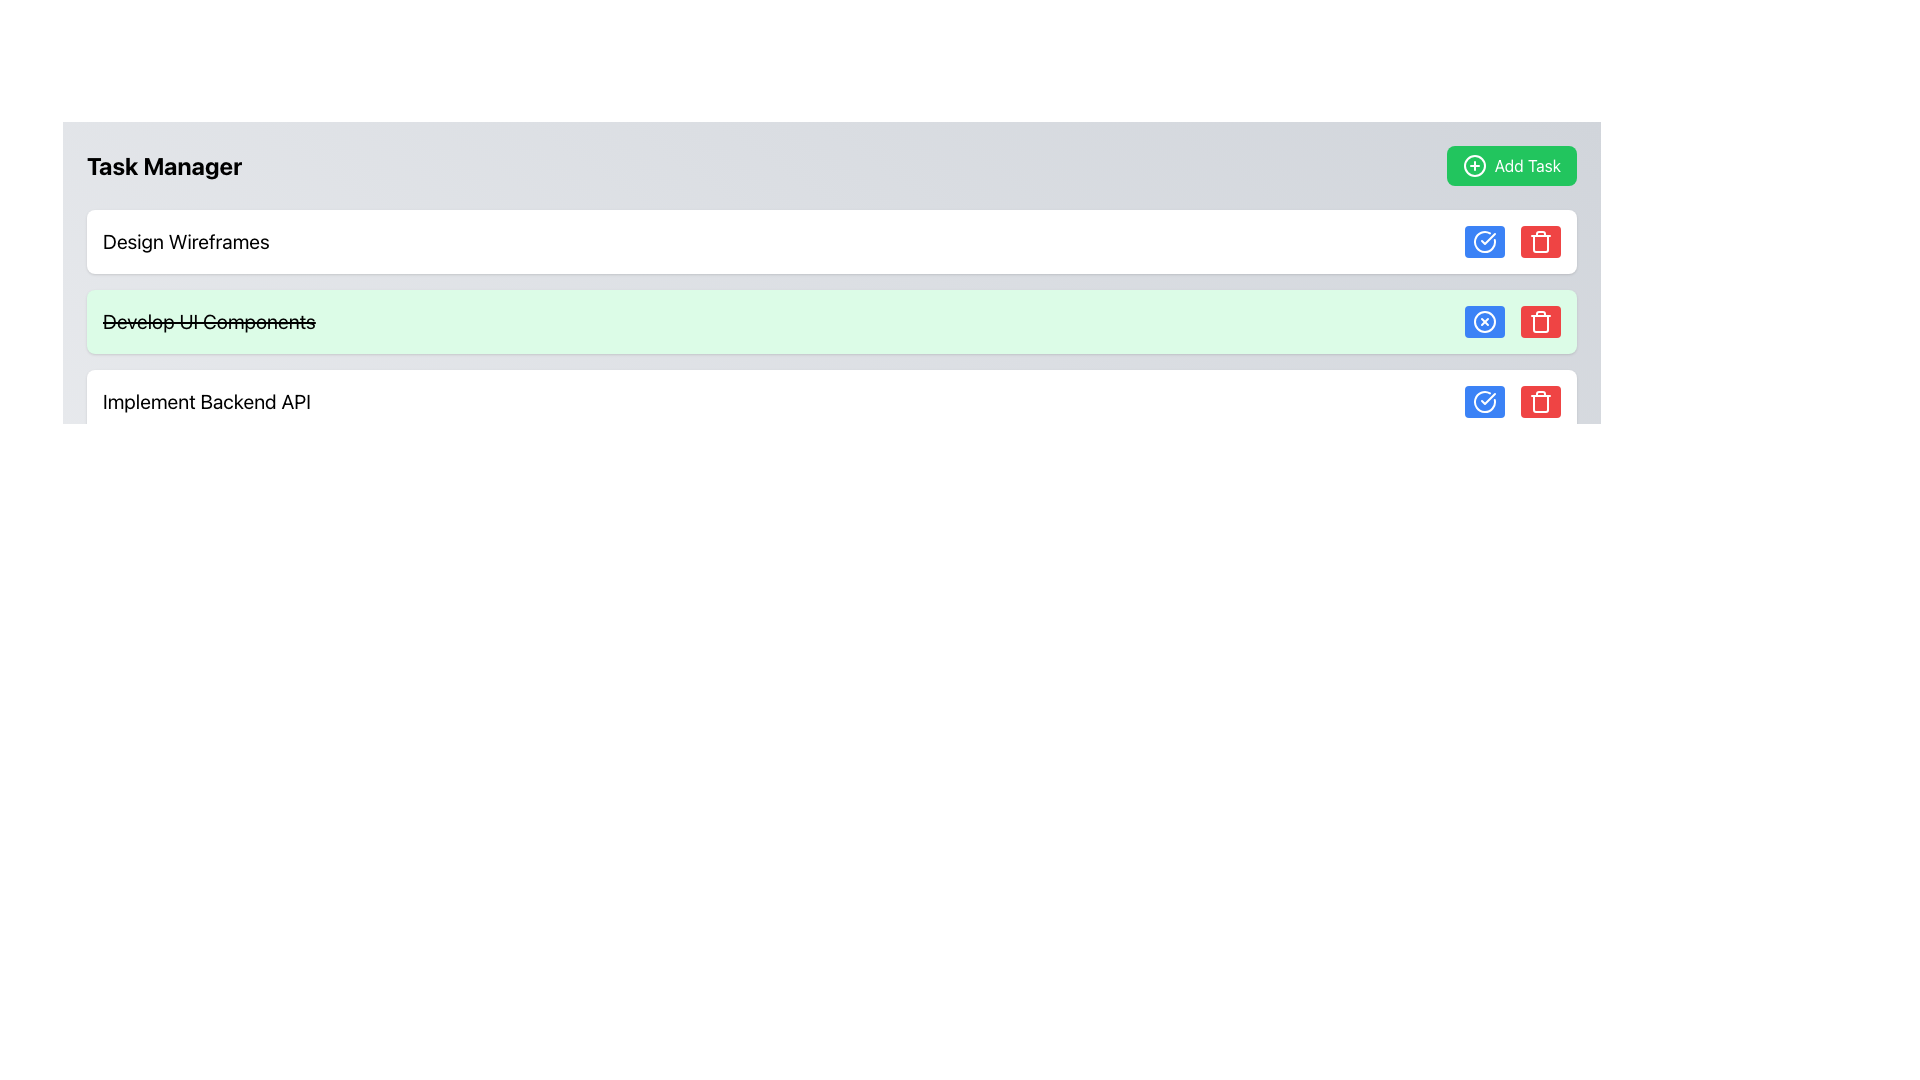  I want to click on text label 'Add Task' styled with white text on a green background in the top-right corner of the layout header, so click(1526, 164).